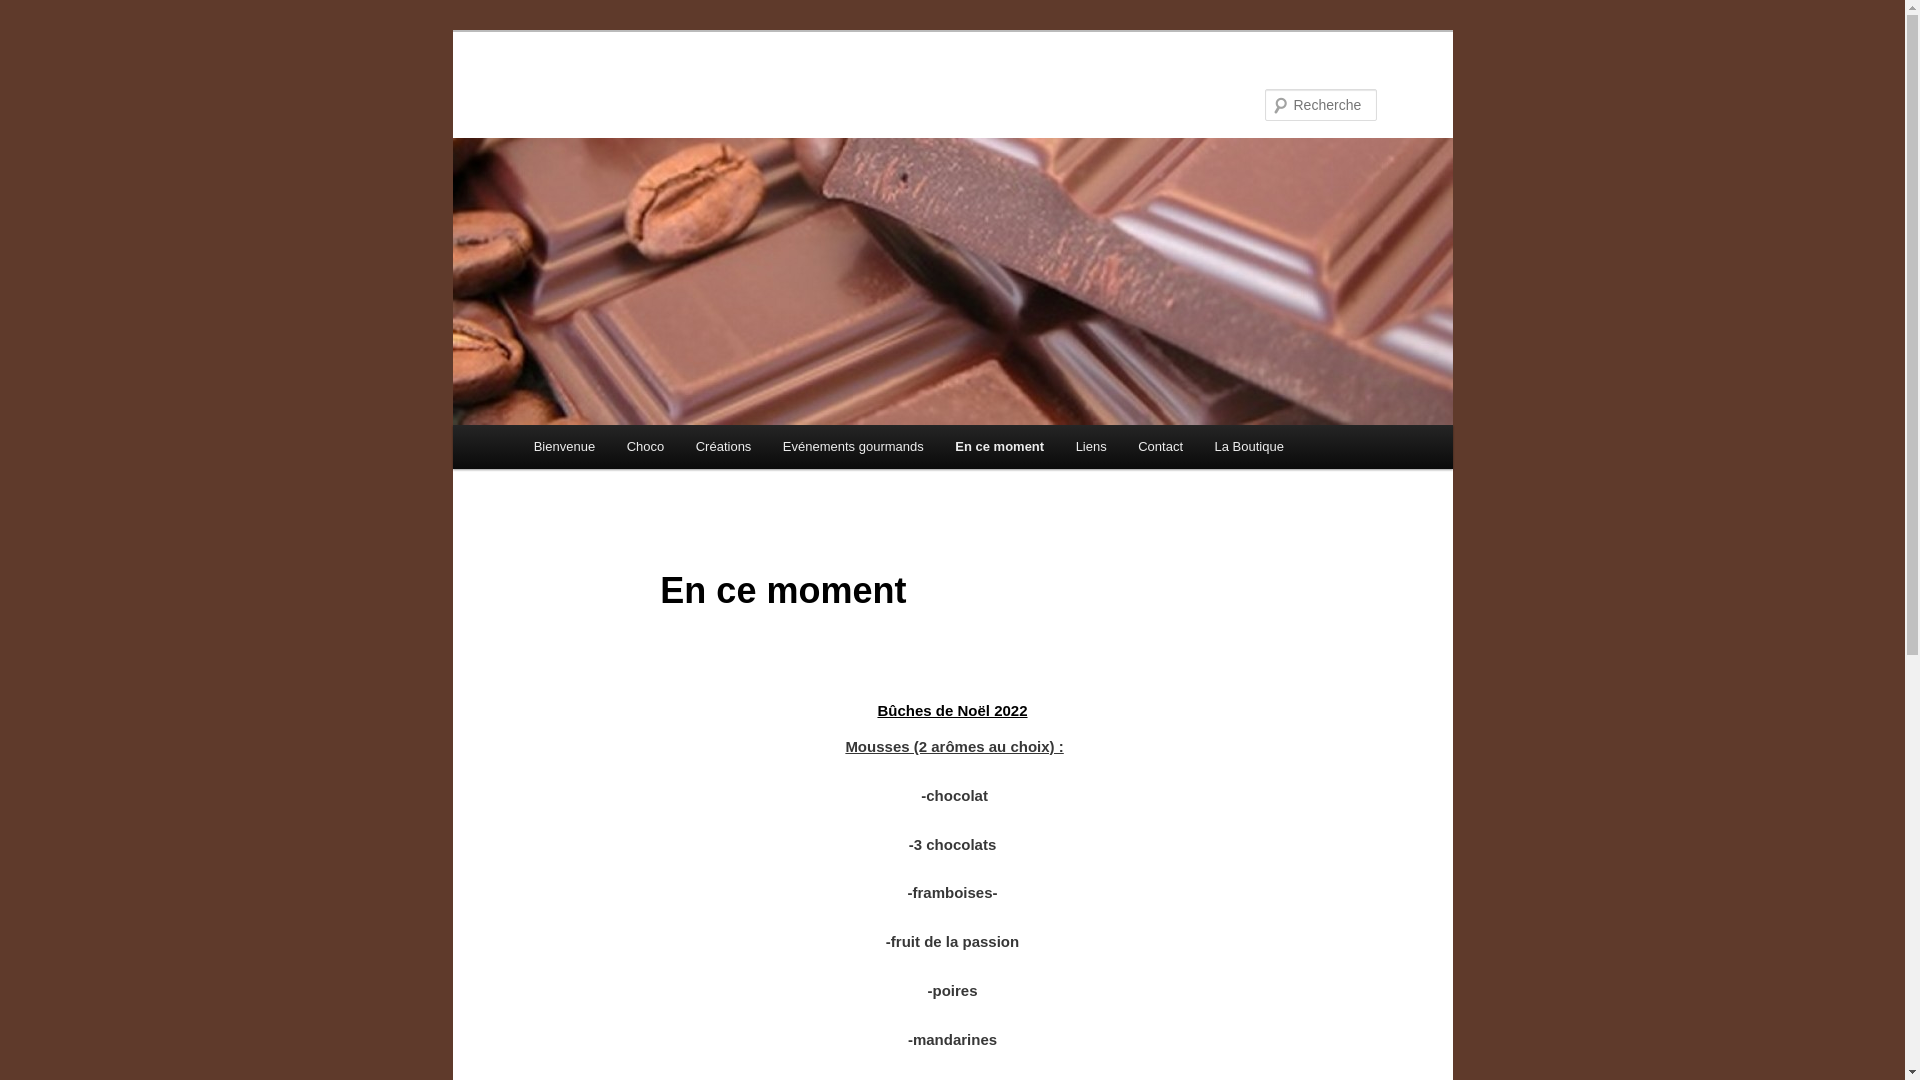 The height and width of the screenshot is (1080, 1920). Describe the element at coordinates (1160, 445) in the screenshot. I see `'Contact'` at that location.